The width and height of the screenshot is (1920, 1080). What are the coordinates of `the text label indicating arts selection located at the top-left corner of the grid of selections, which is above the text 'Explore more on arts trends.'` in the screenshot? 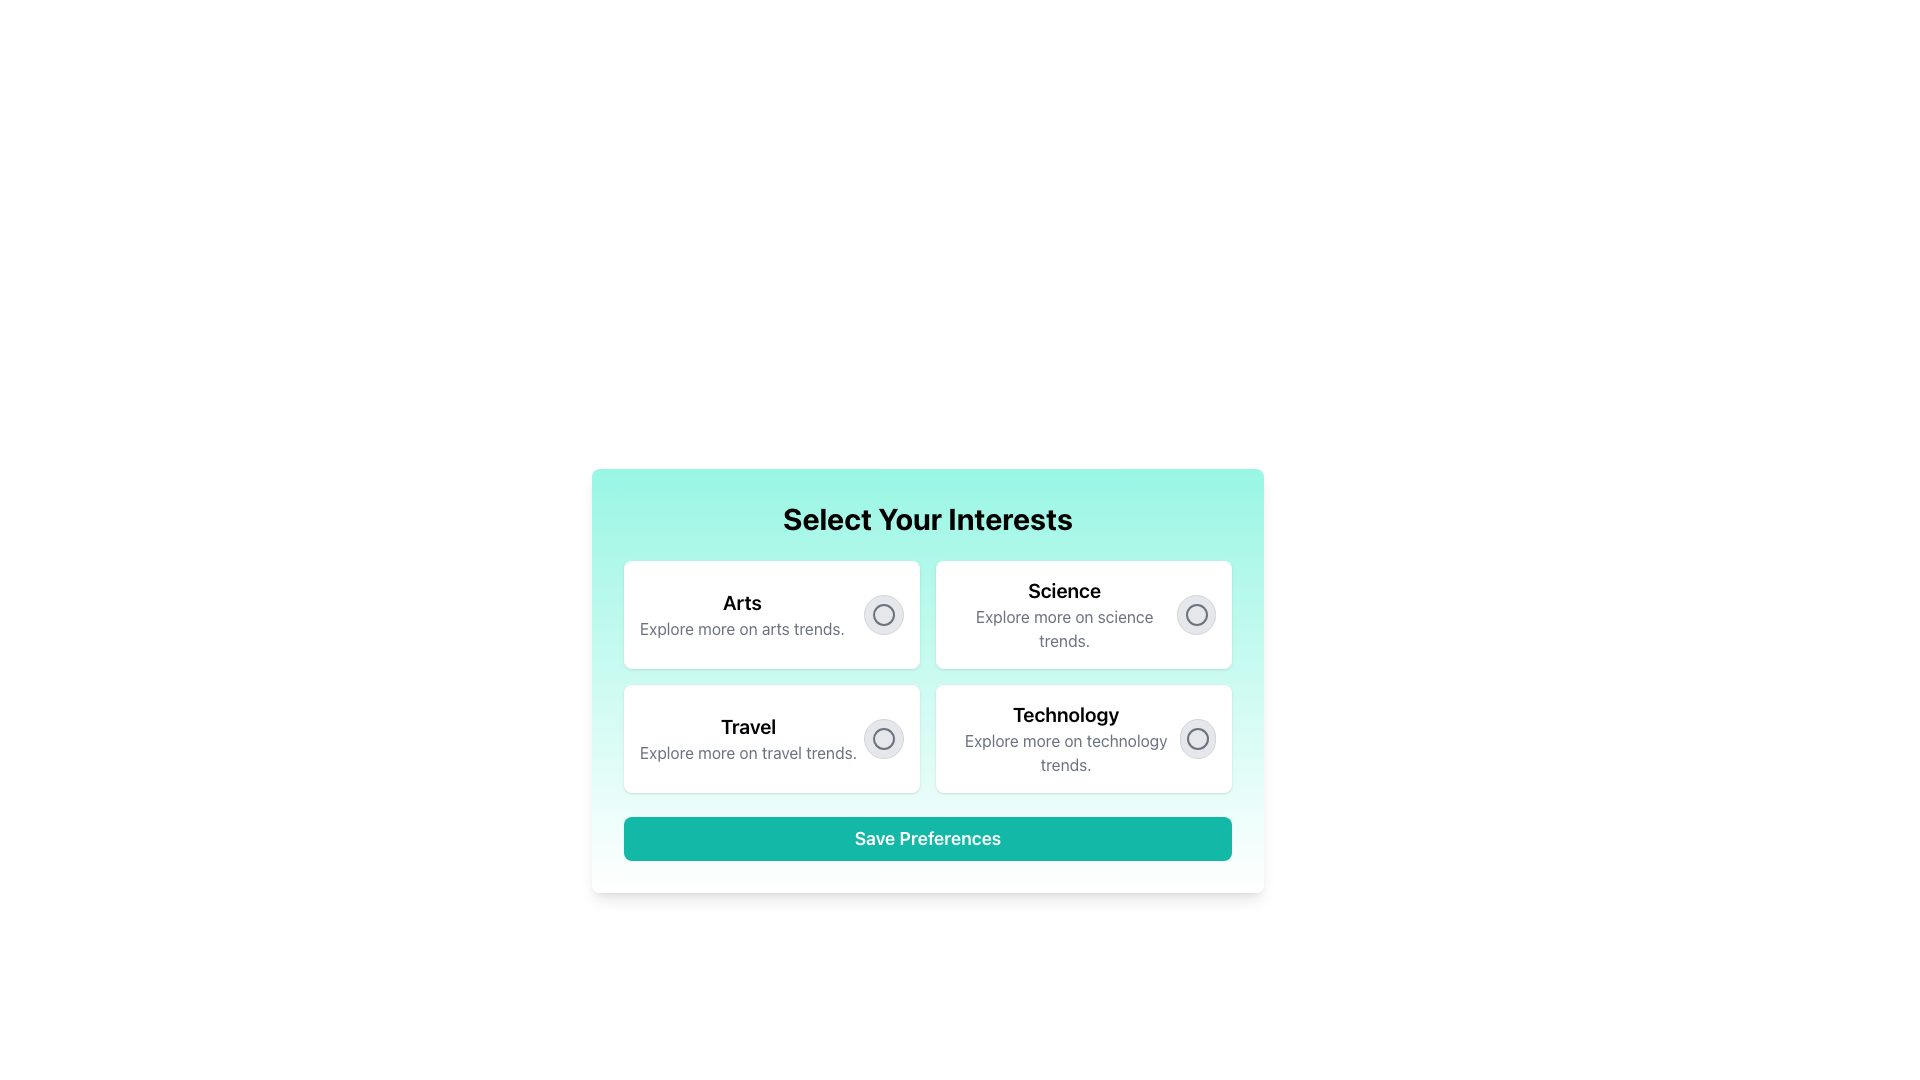 It's located at (741, 601).